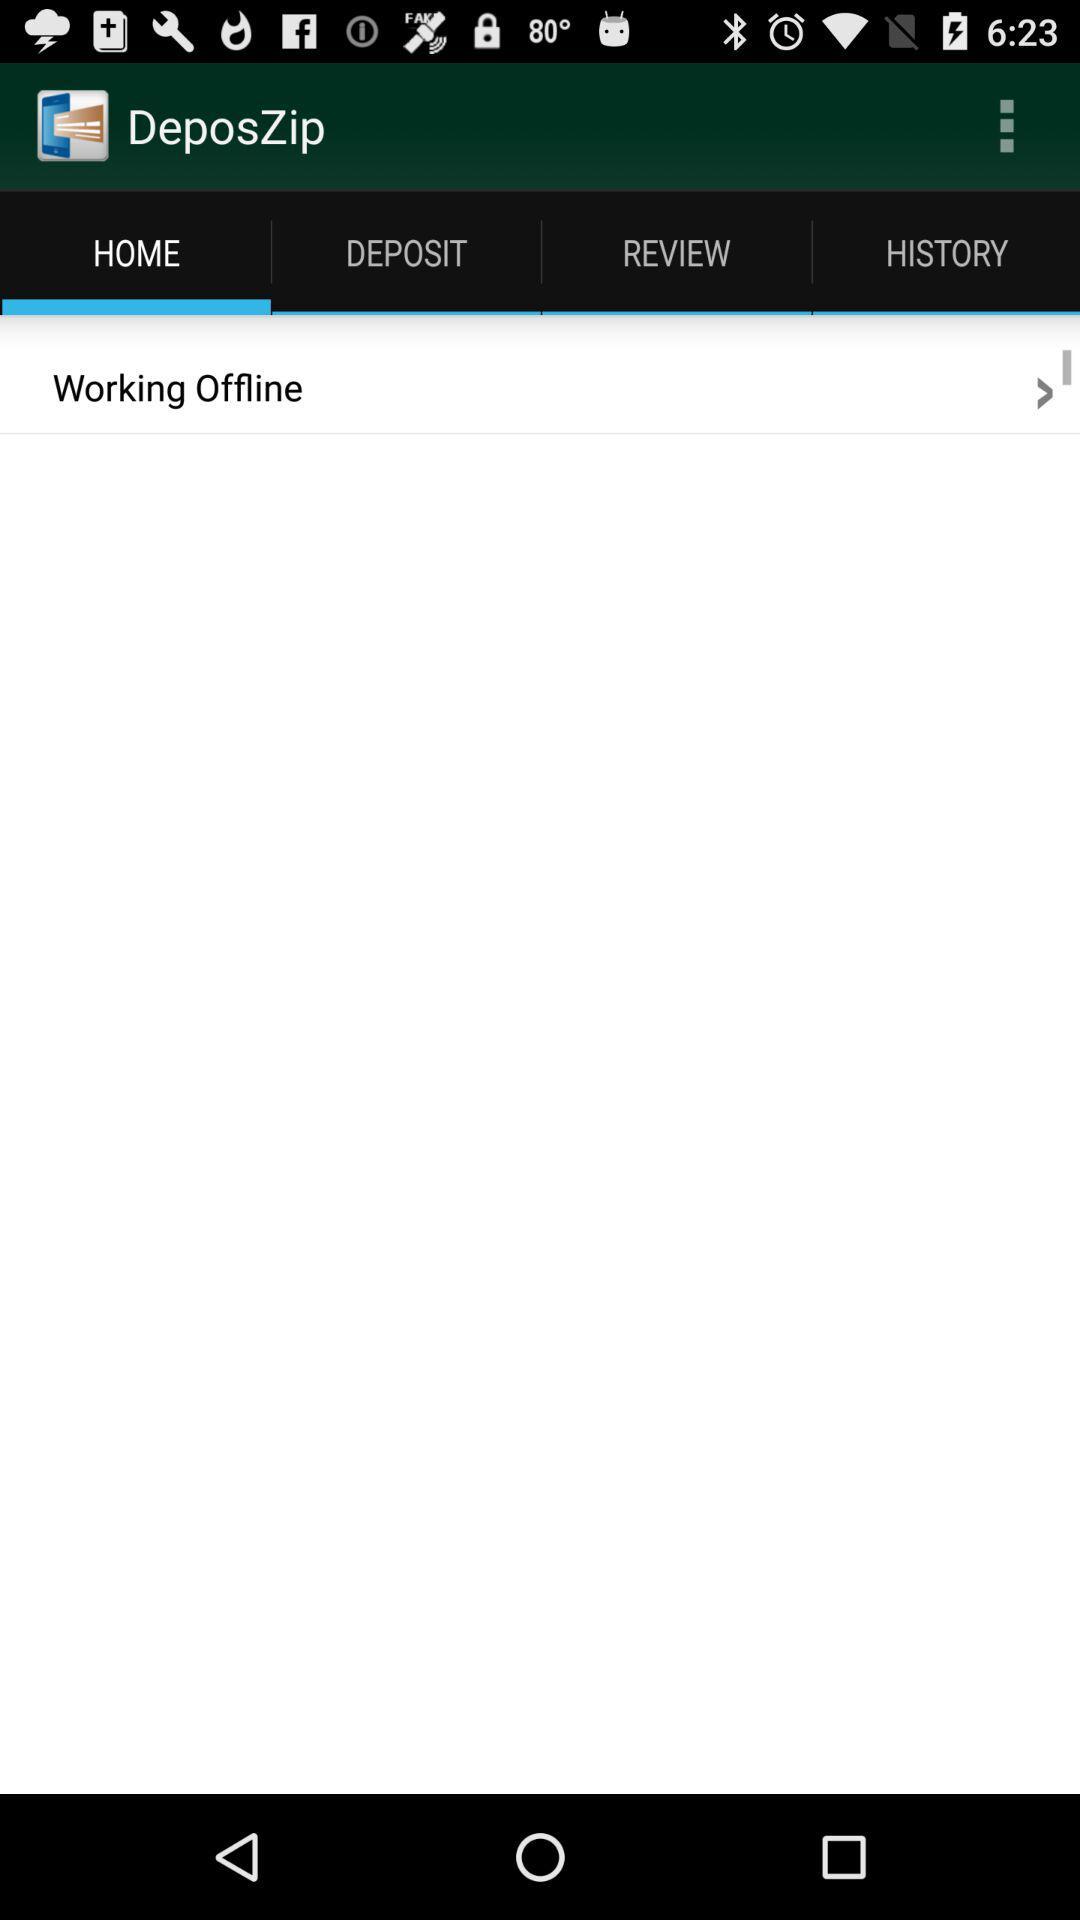 This screenshot has height=1920, width=1080. What do you see at coordinates (1043, 387) in the screenshot?
I see `the app next to the working offline item` at bounding box center [1043, 387].